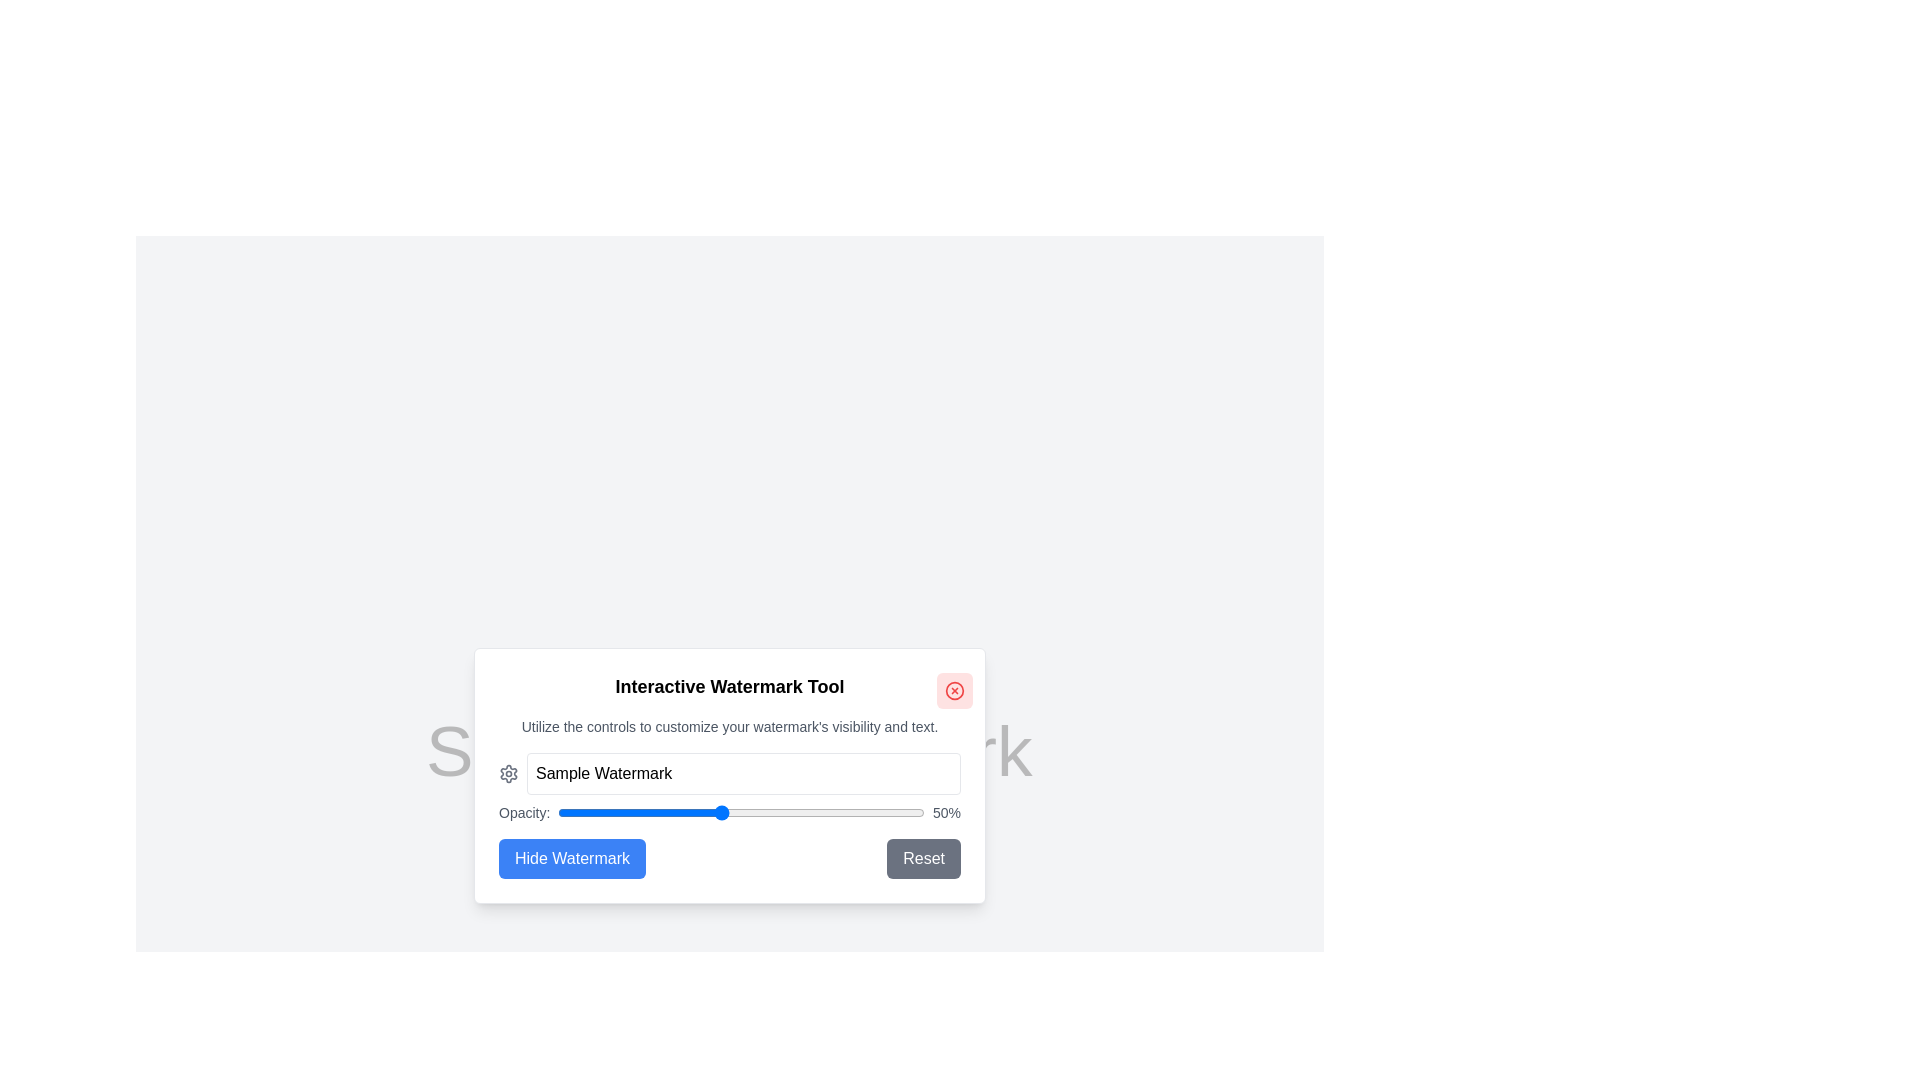 The image size is (1920, 1080). I want to click on the 'Hide Watermark' button, which is a rectangular button with rounded corners and a blue background, located in the lower-left portion of the 'Interactive Watermark Tool' modal dialog, so click(571, 858).